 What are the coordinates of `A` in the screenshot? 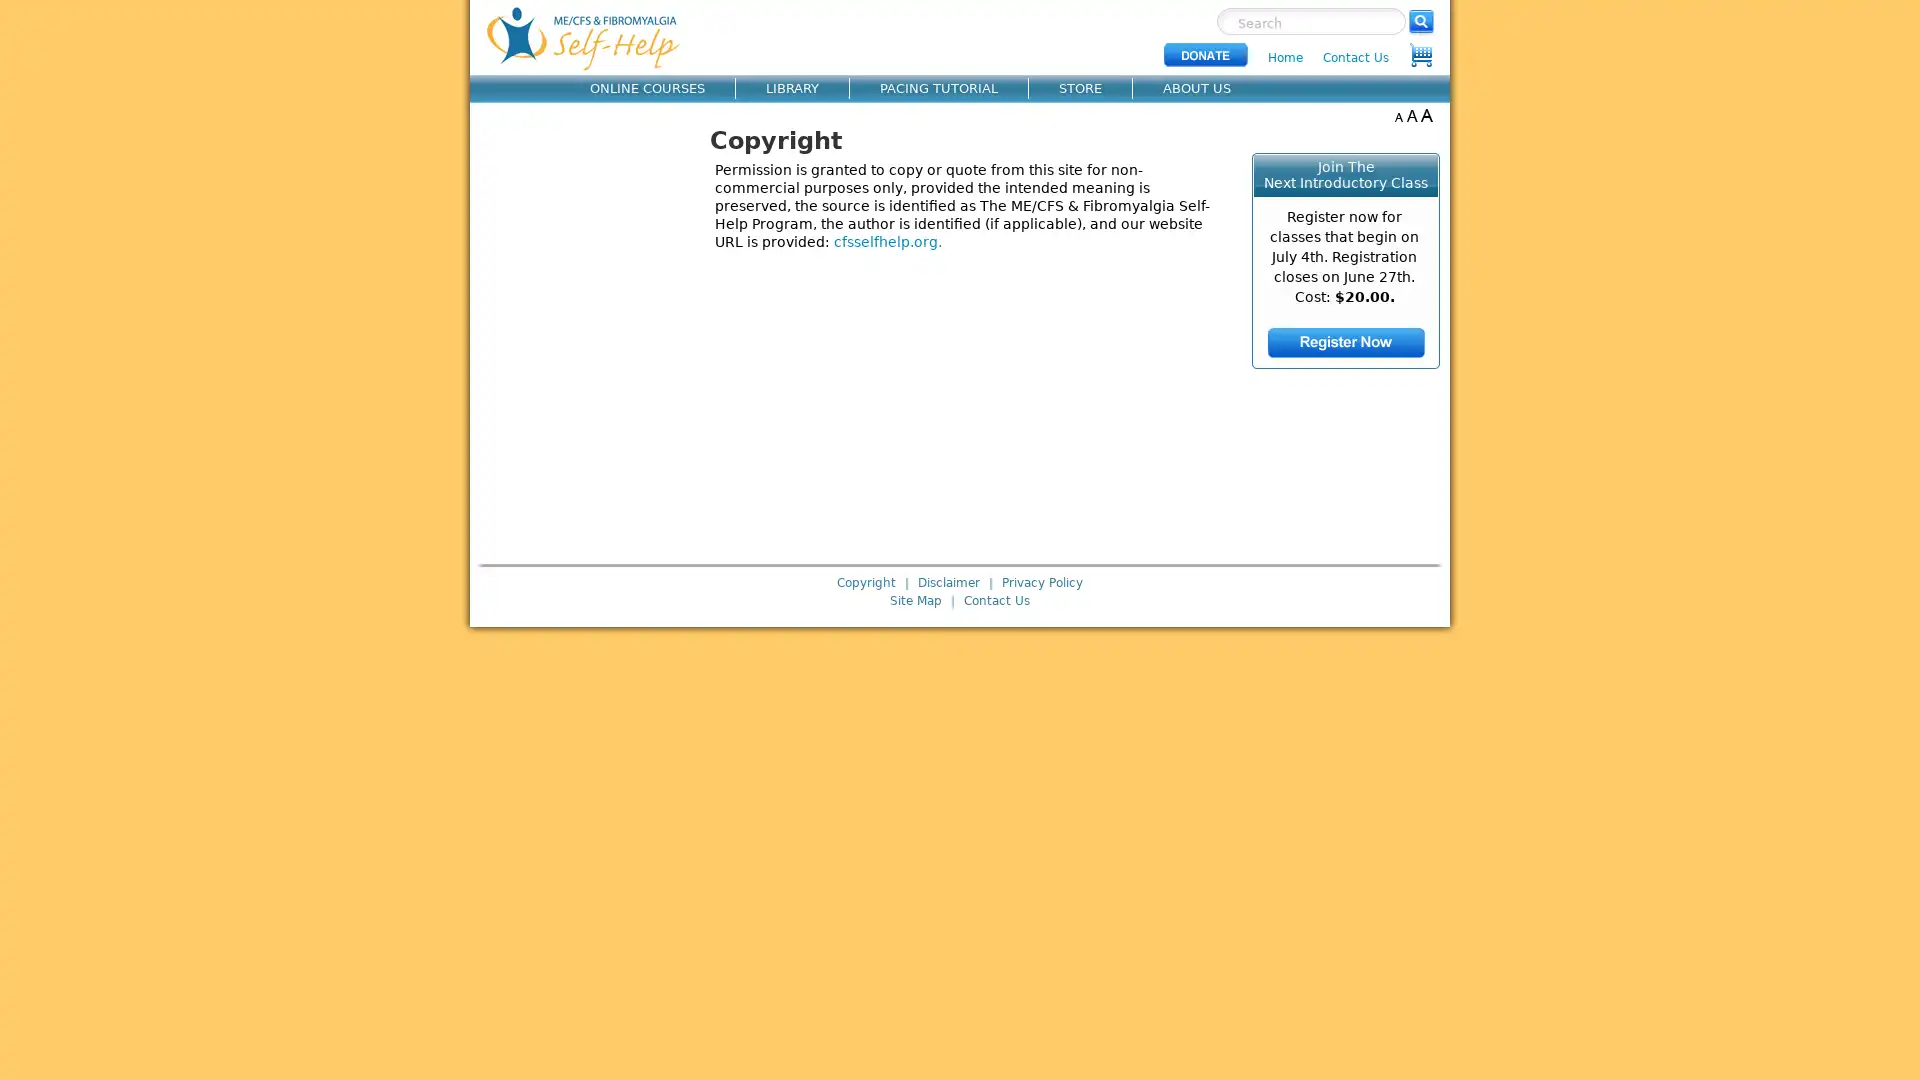 It's located at (1397, 115).